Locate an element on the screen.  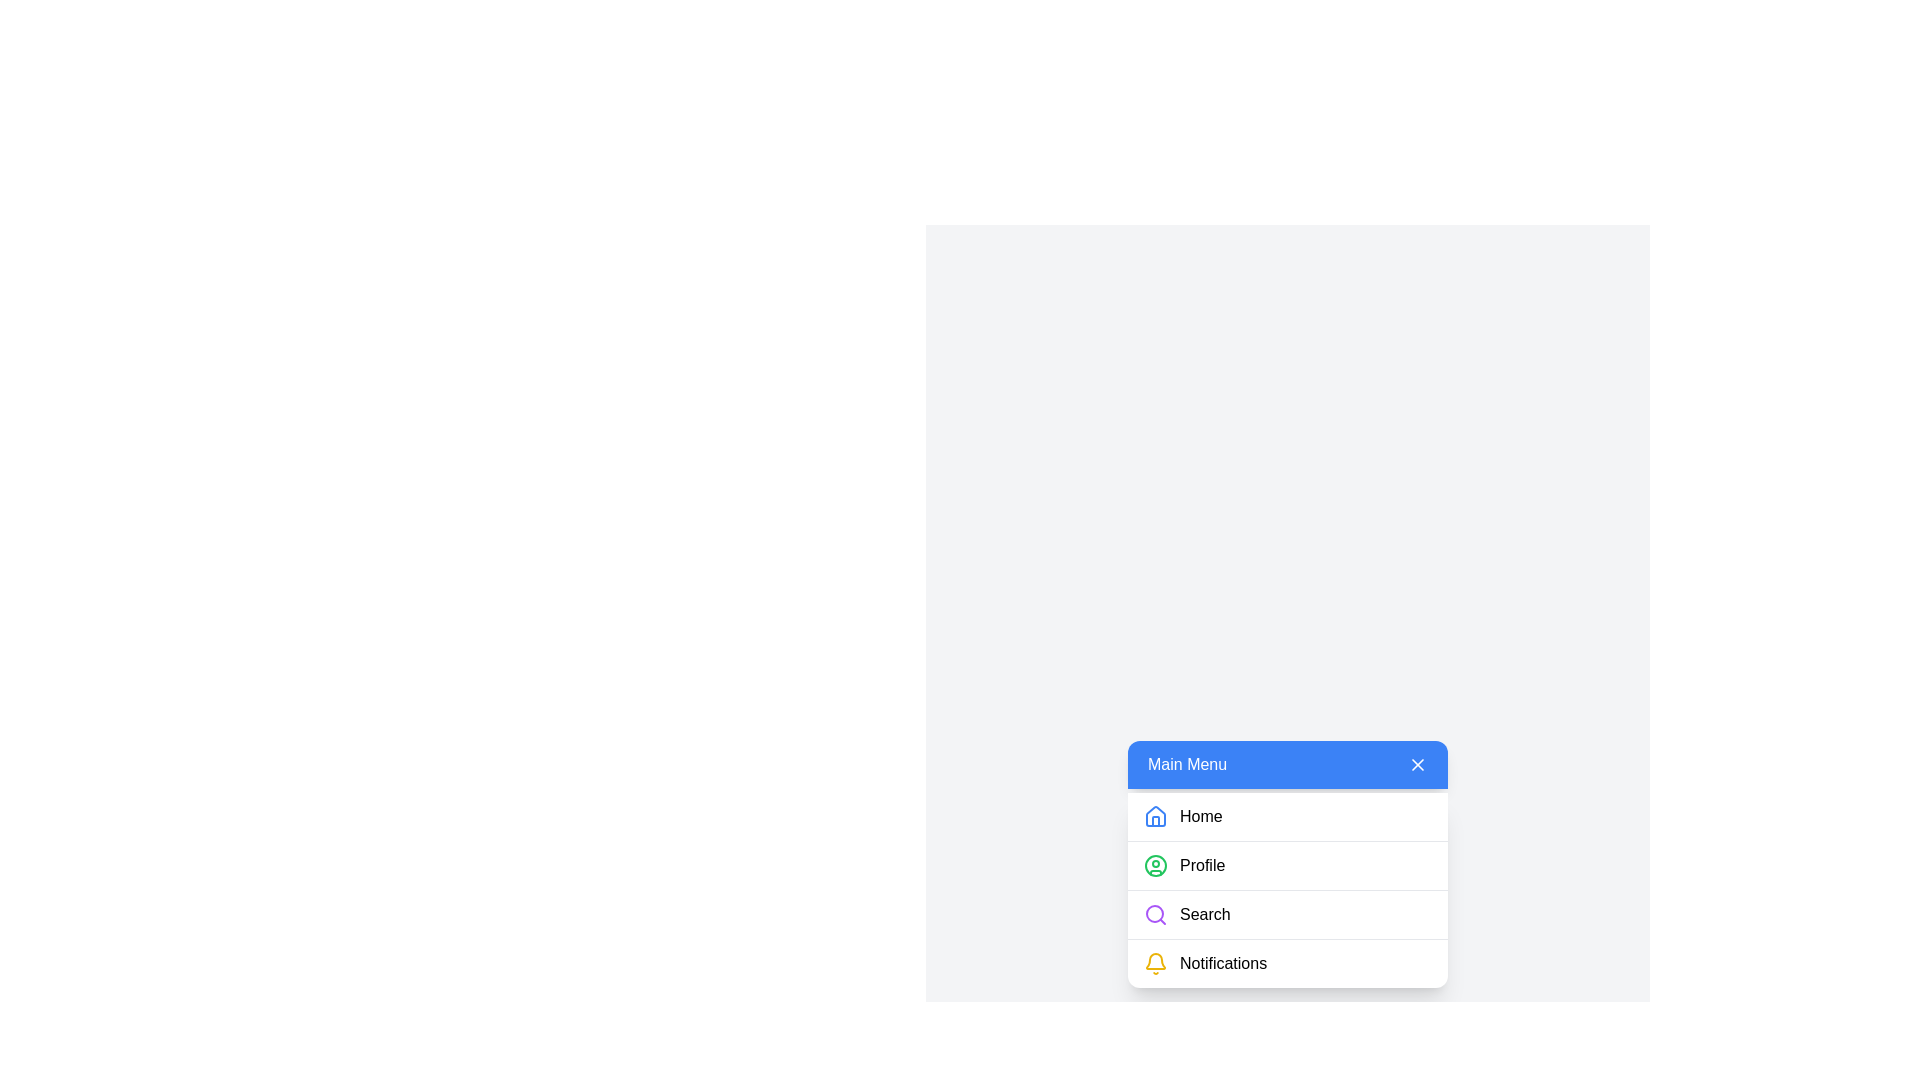
the close button located in the top-right corner of the 'Main Menu' header bar is located at coordinates (1416, 764).